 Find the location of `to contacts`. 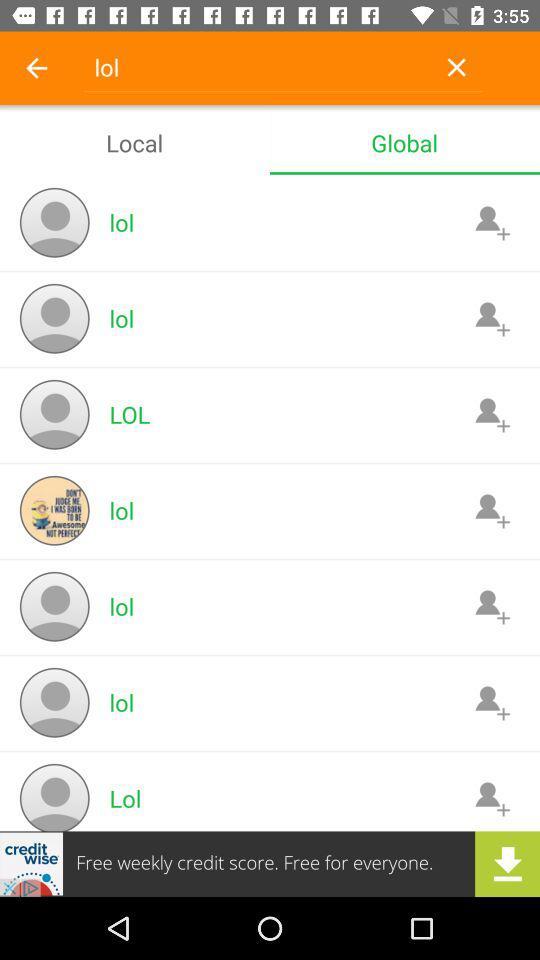

to contacts is located at coordinates (491, 222).